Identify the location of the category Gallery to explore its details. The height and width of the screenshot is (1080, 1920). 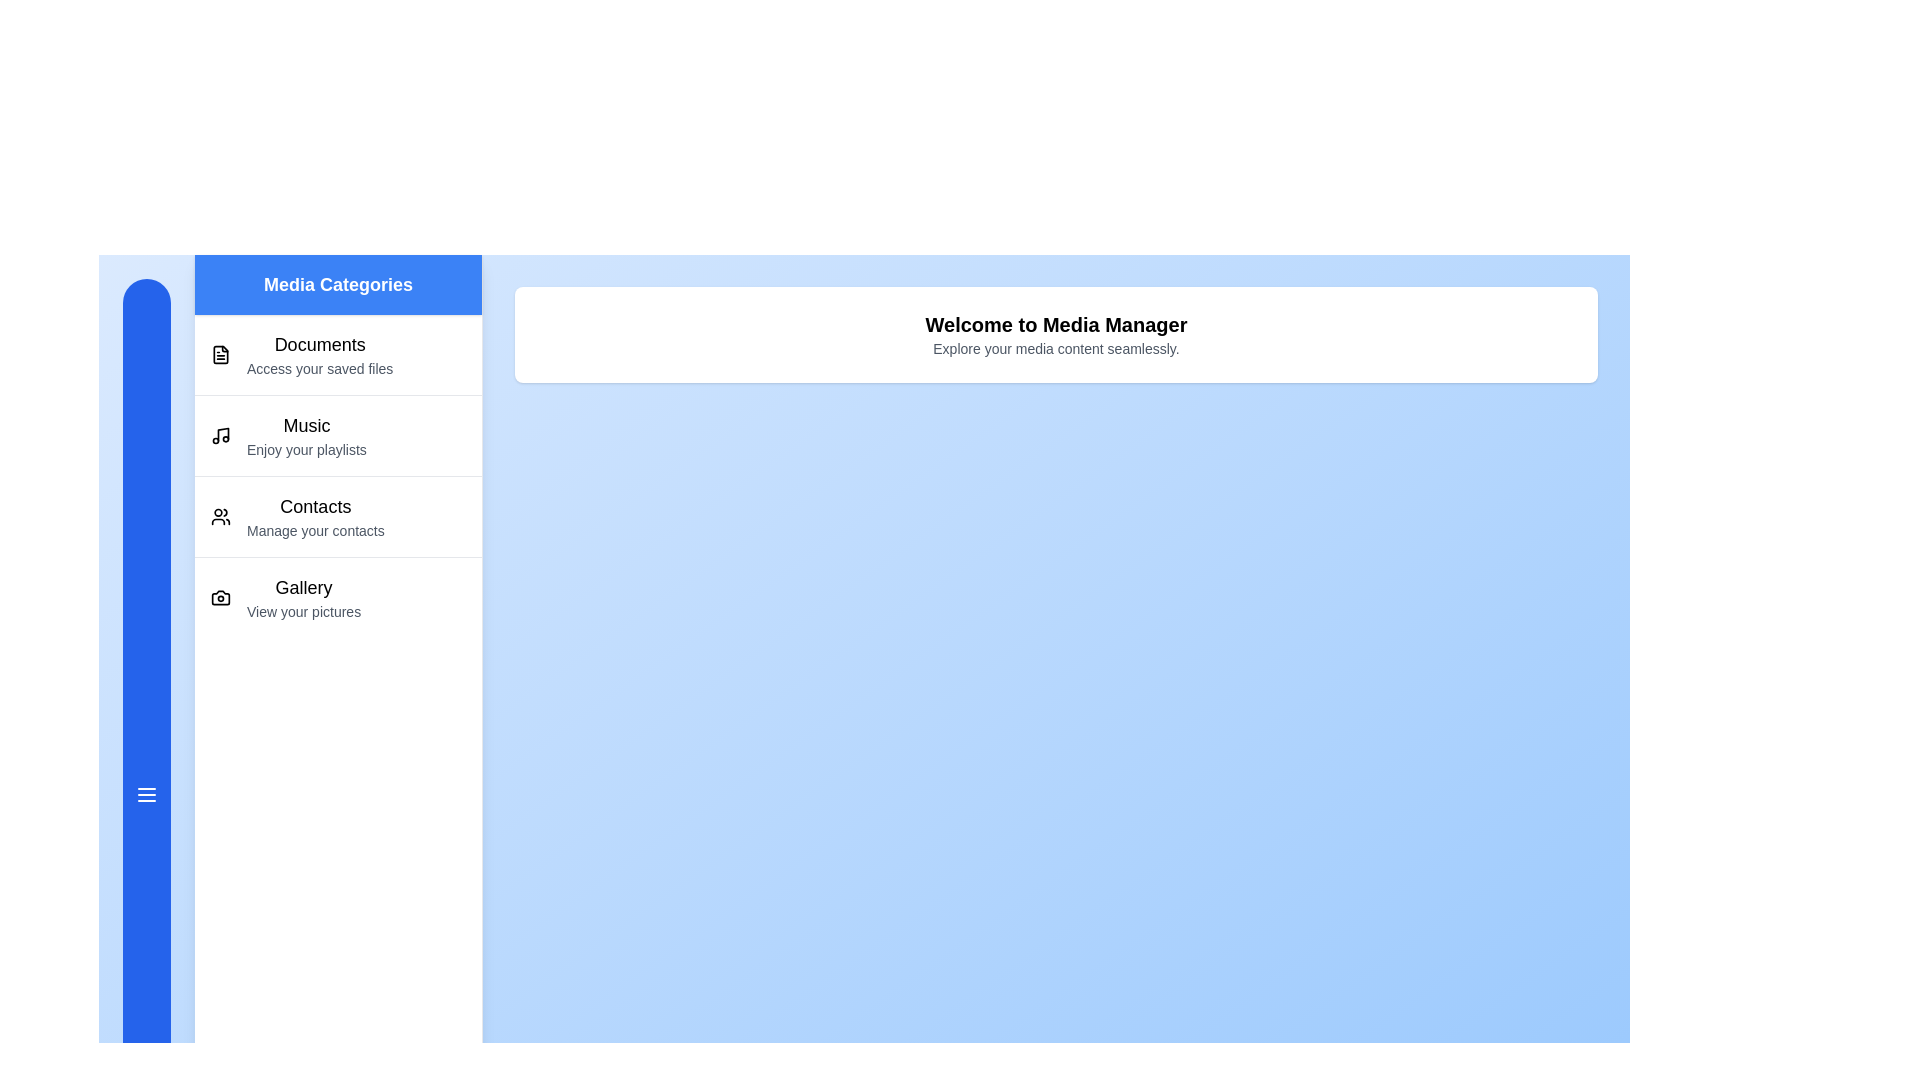
(338, 596).